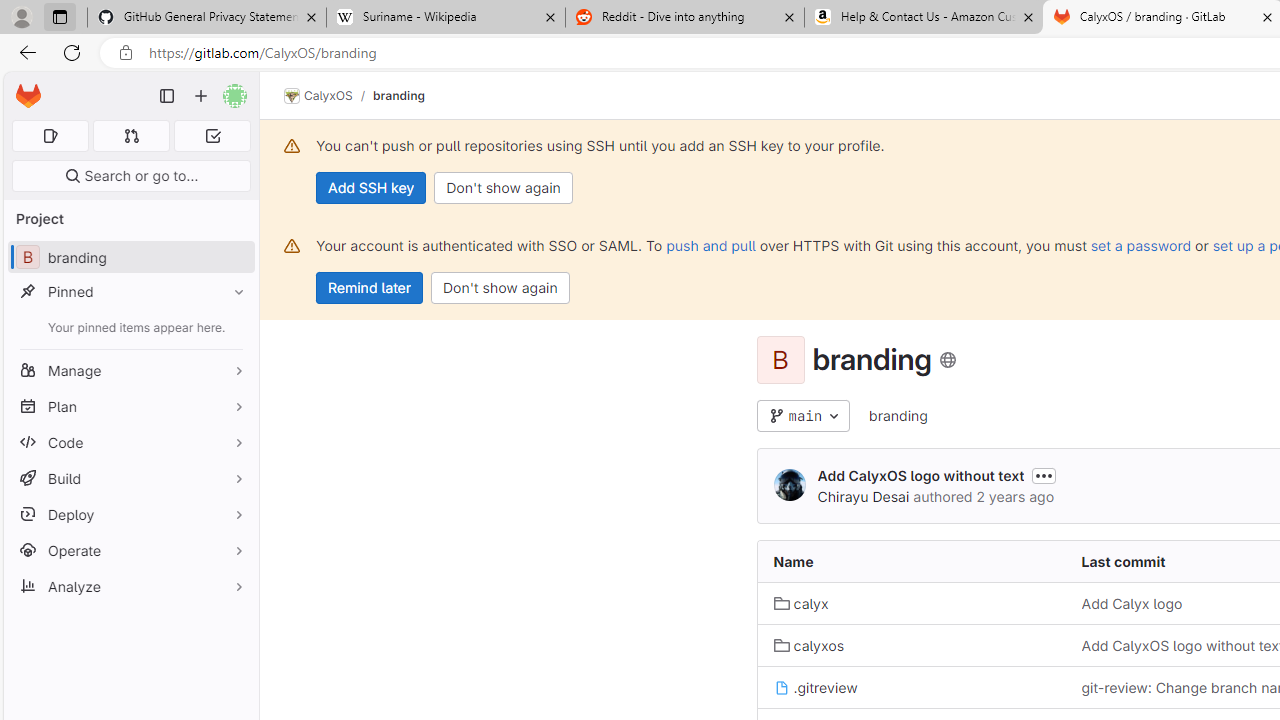 The height and width of the screenshot is (720, 1280). I want to click on 'Class: s16 gl-alert-icon gl-alert-icon-no-title', so click(290, 245).